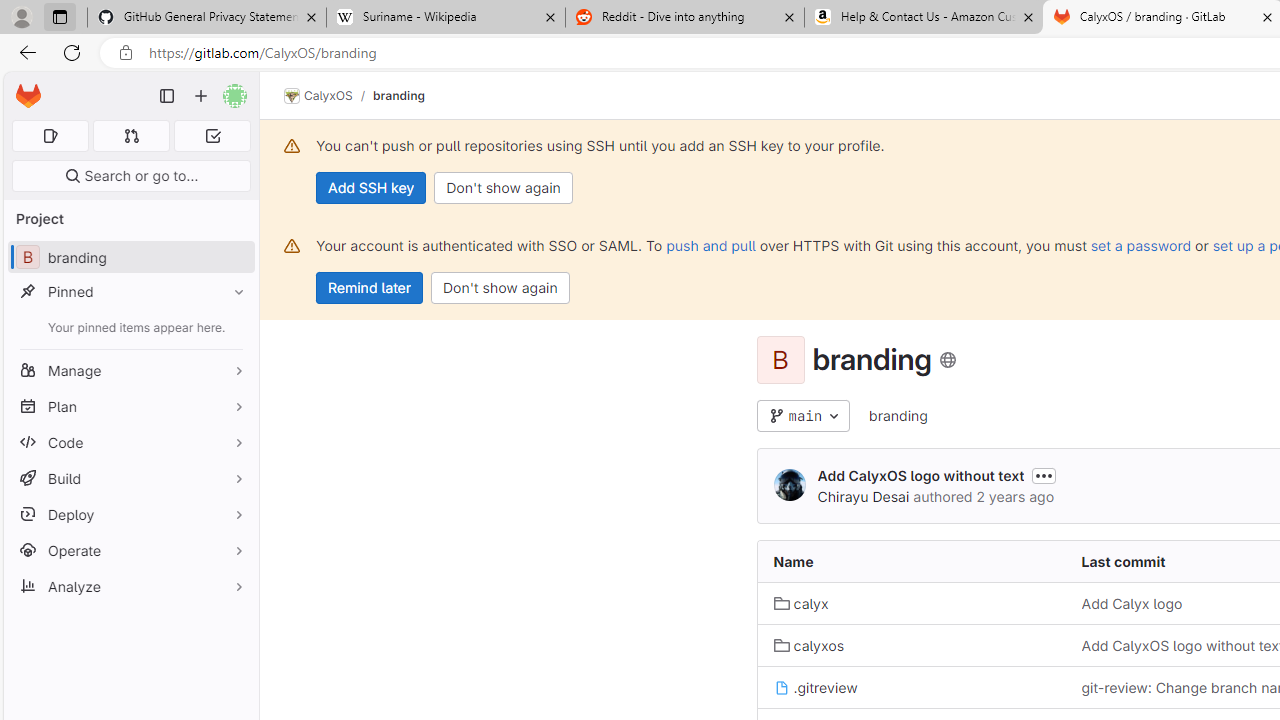 The height and width of the screenshot is (720, 1280). I want to click on 'Class: s16 gl-alert-icon gl-alert-icon-no-title', so click(290, 245).